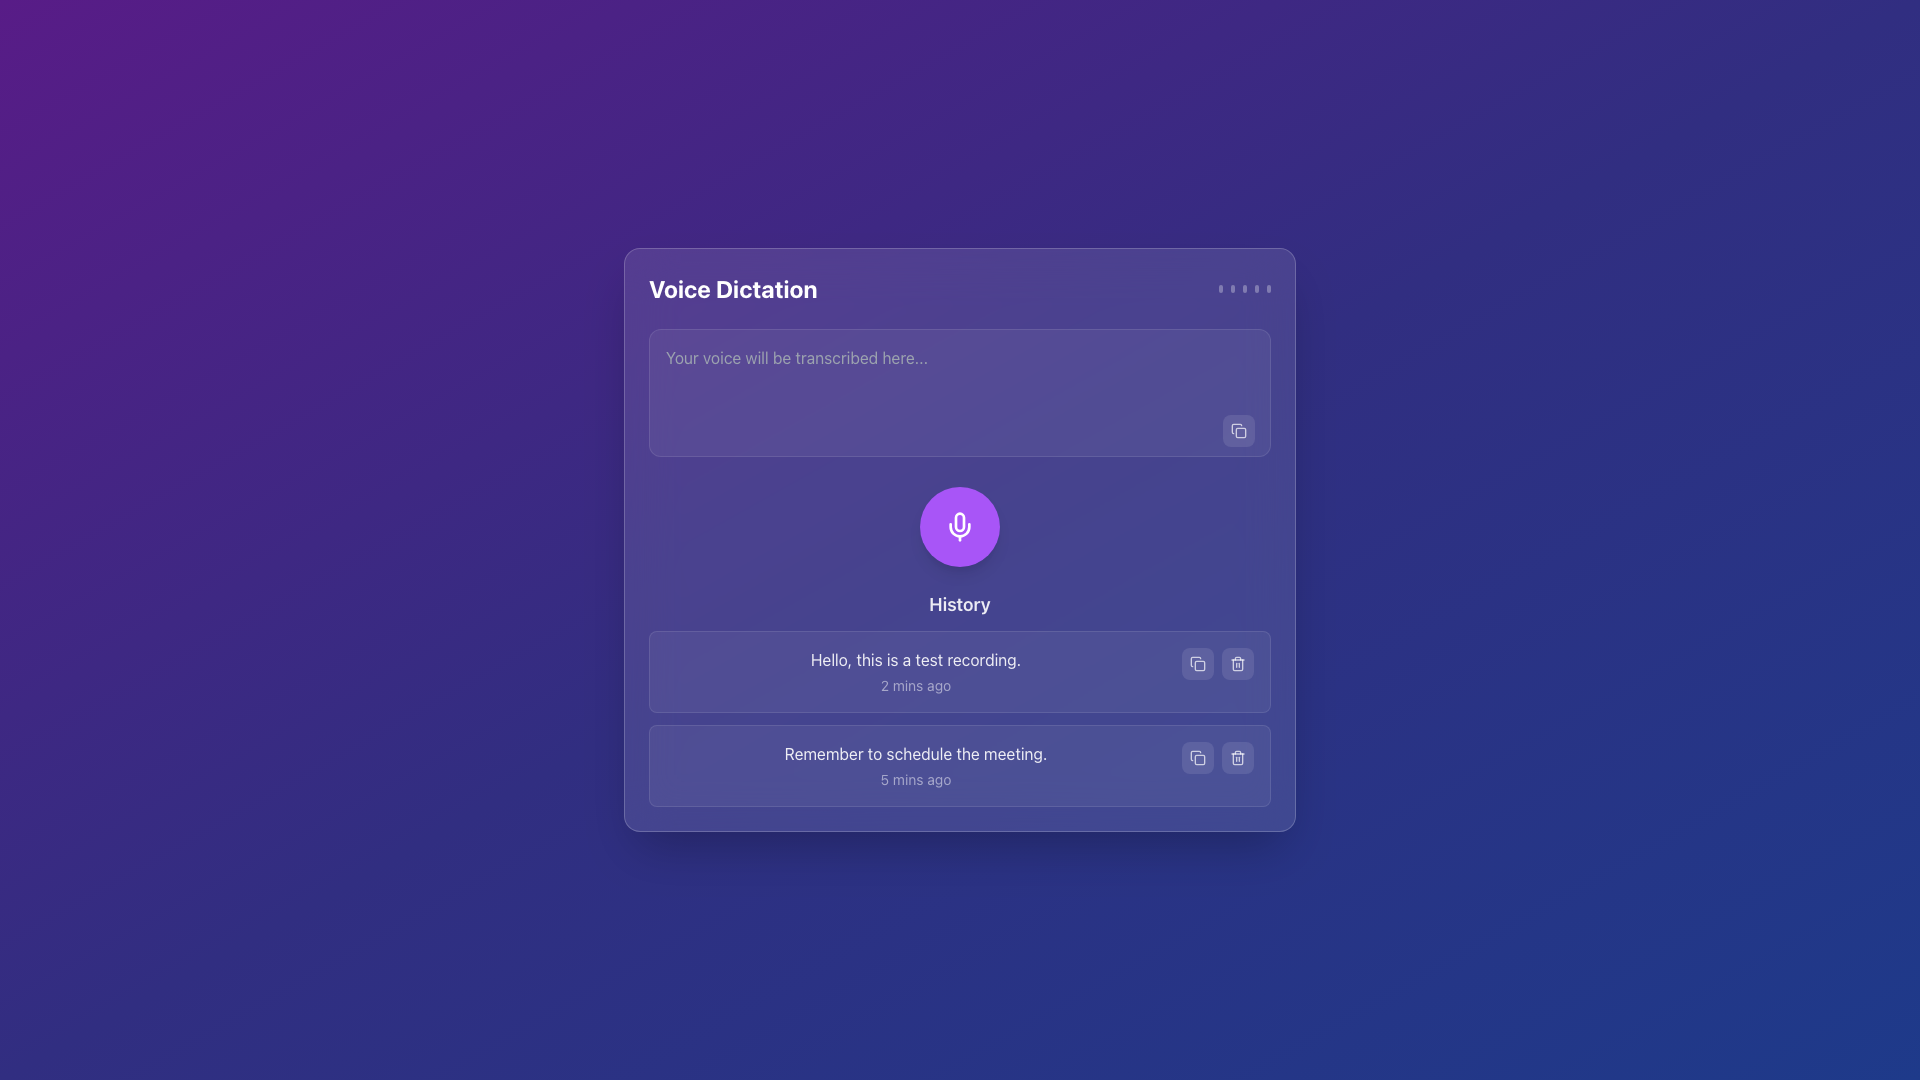  I want to click on the Text label that displays the recorded message in the history list section, positioned above the timestamp '2 mins ago', so click(915, 659).